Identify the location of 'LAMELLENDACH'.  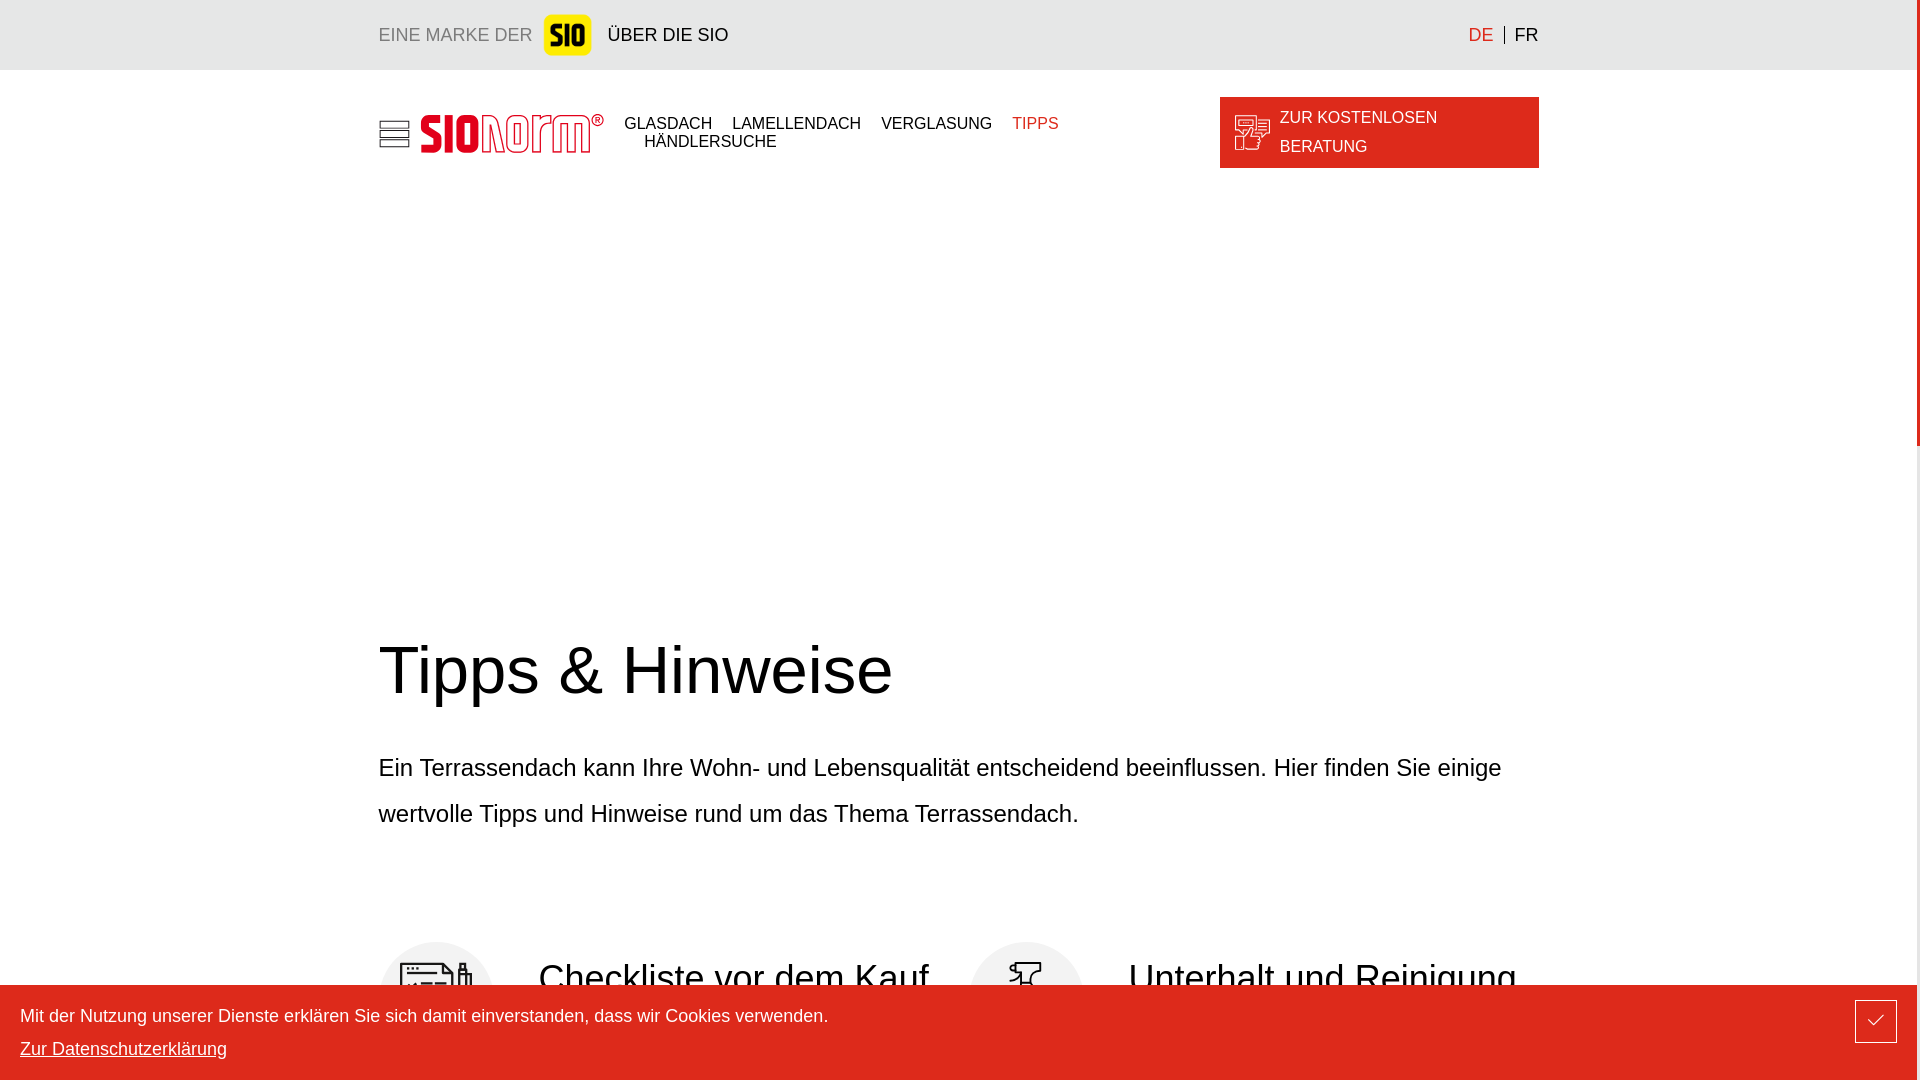
(795, 123).